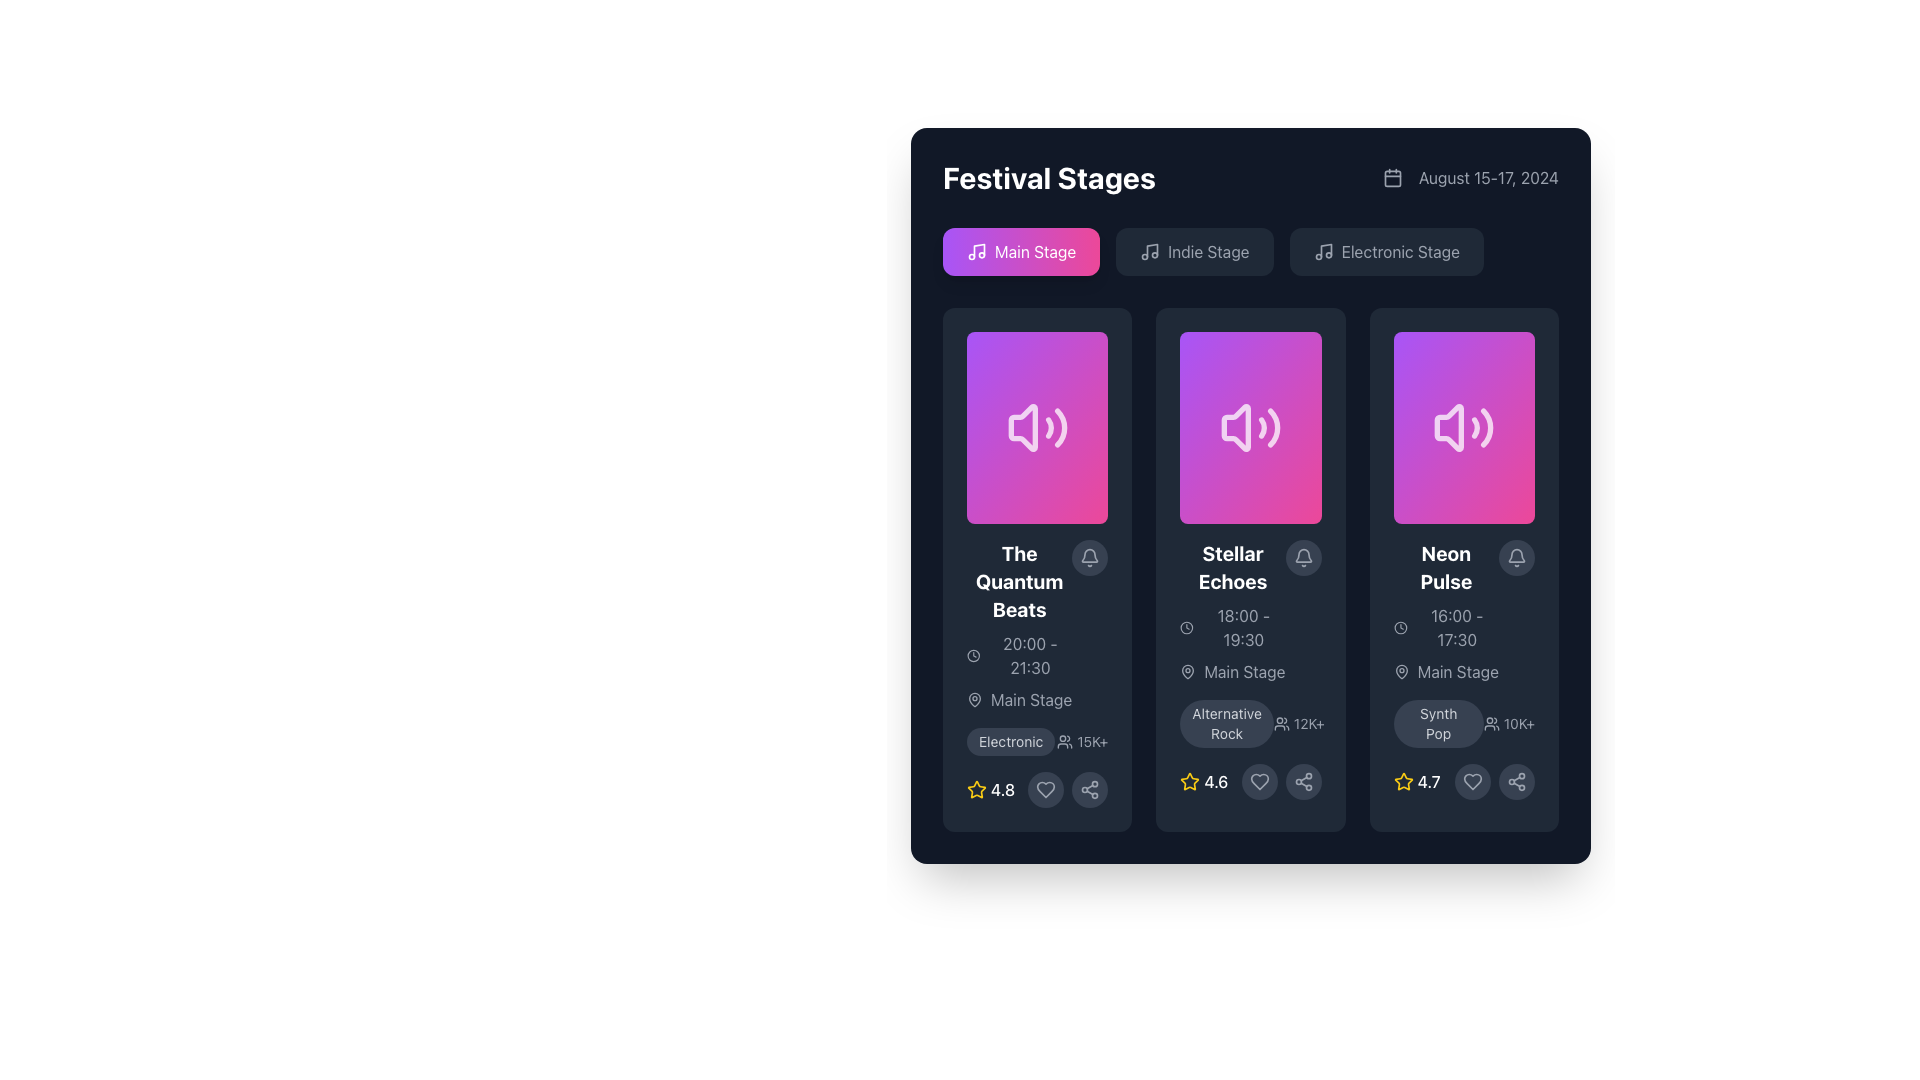  I want to click on the popularity icon and text label indicating attendance size for the event associated with 'Stellar Echoes' and 'Alternative Rock', so click(1299, 724).